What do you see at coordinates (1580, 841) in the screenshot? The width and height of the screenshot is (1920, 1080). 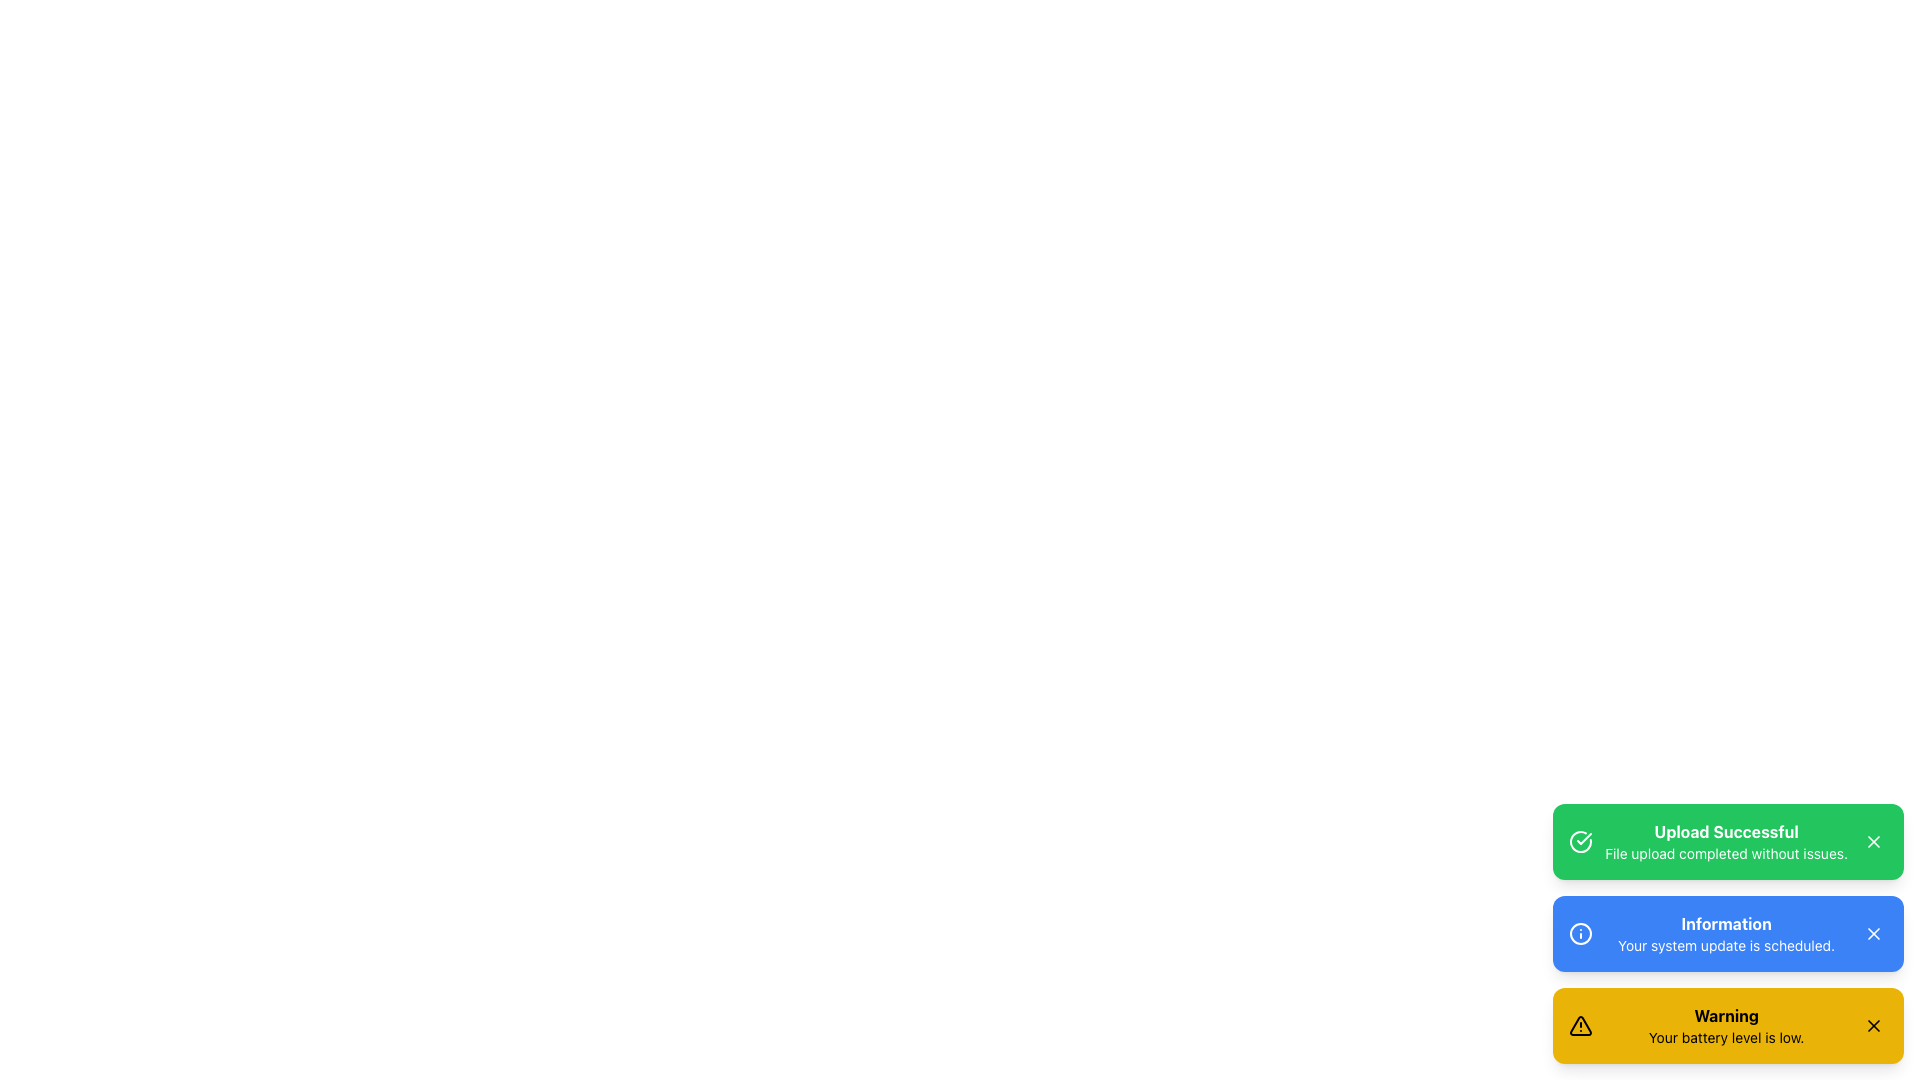 I see `the success icon located at the top-left corner of the green notification box labeled 'Upload Successful', which is the first alert in the vertical stack on the right side of the interface` at bounding box center [1580, 841].